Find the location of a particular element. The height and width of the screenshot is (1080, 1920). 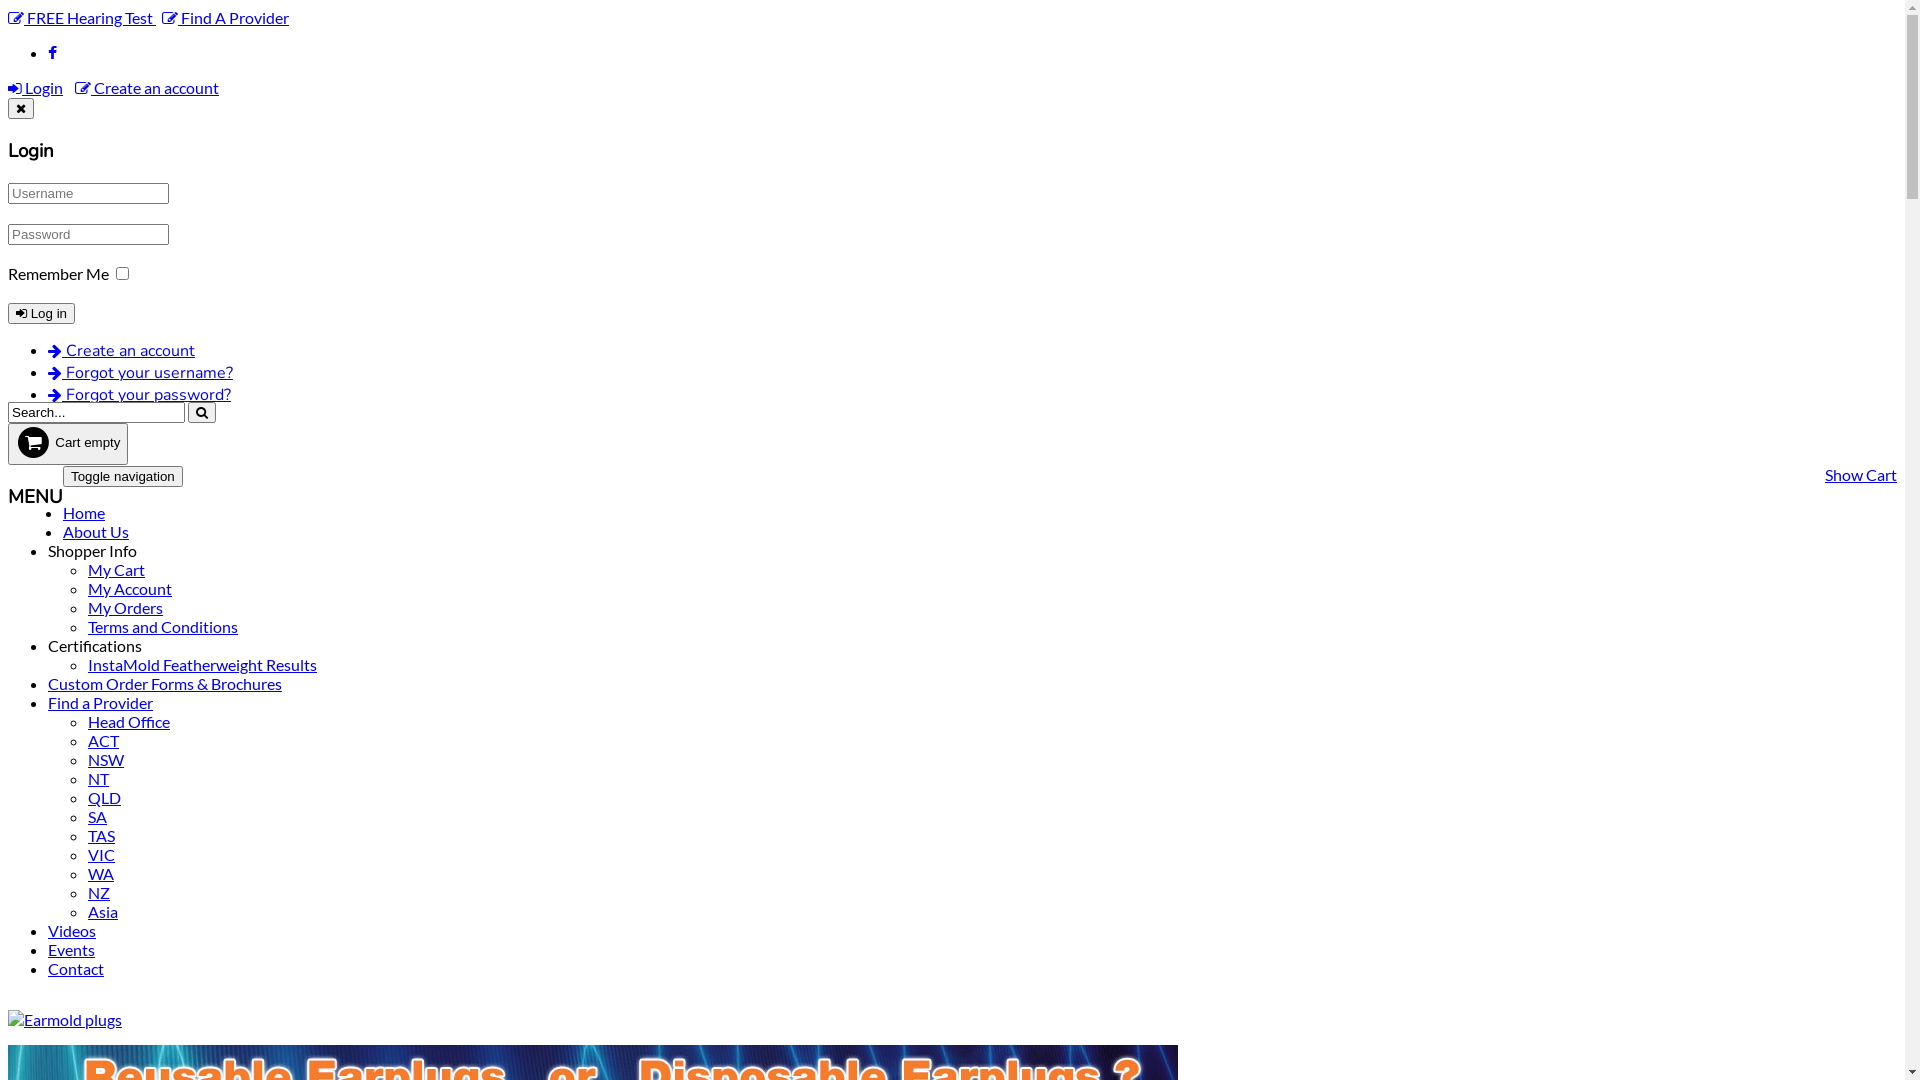

'Find A Provider' is located at coordinates (225, 17).